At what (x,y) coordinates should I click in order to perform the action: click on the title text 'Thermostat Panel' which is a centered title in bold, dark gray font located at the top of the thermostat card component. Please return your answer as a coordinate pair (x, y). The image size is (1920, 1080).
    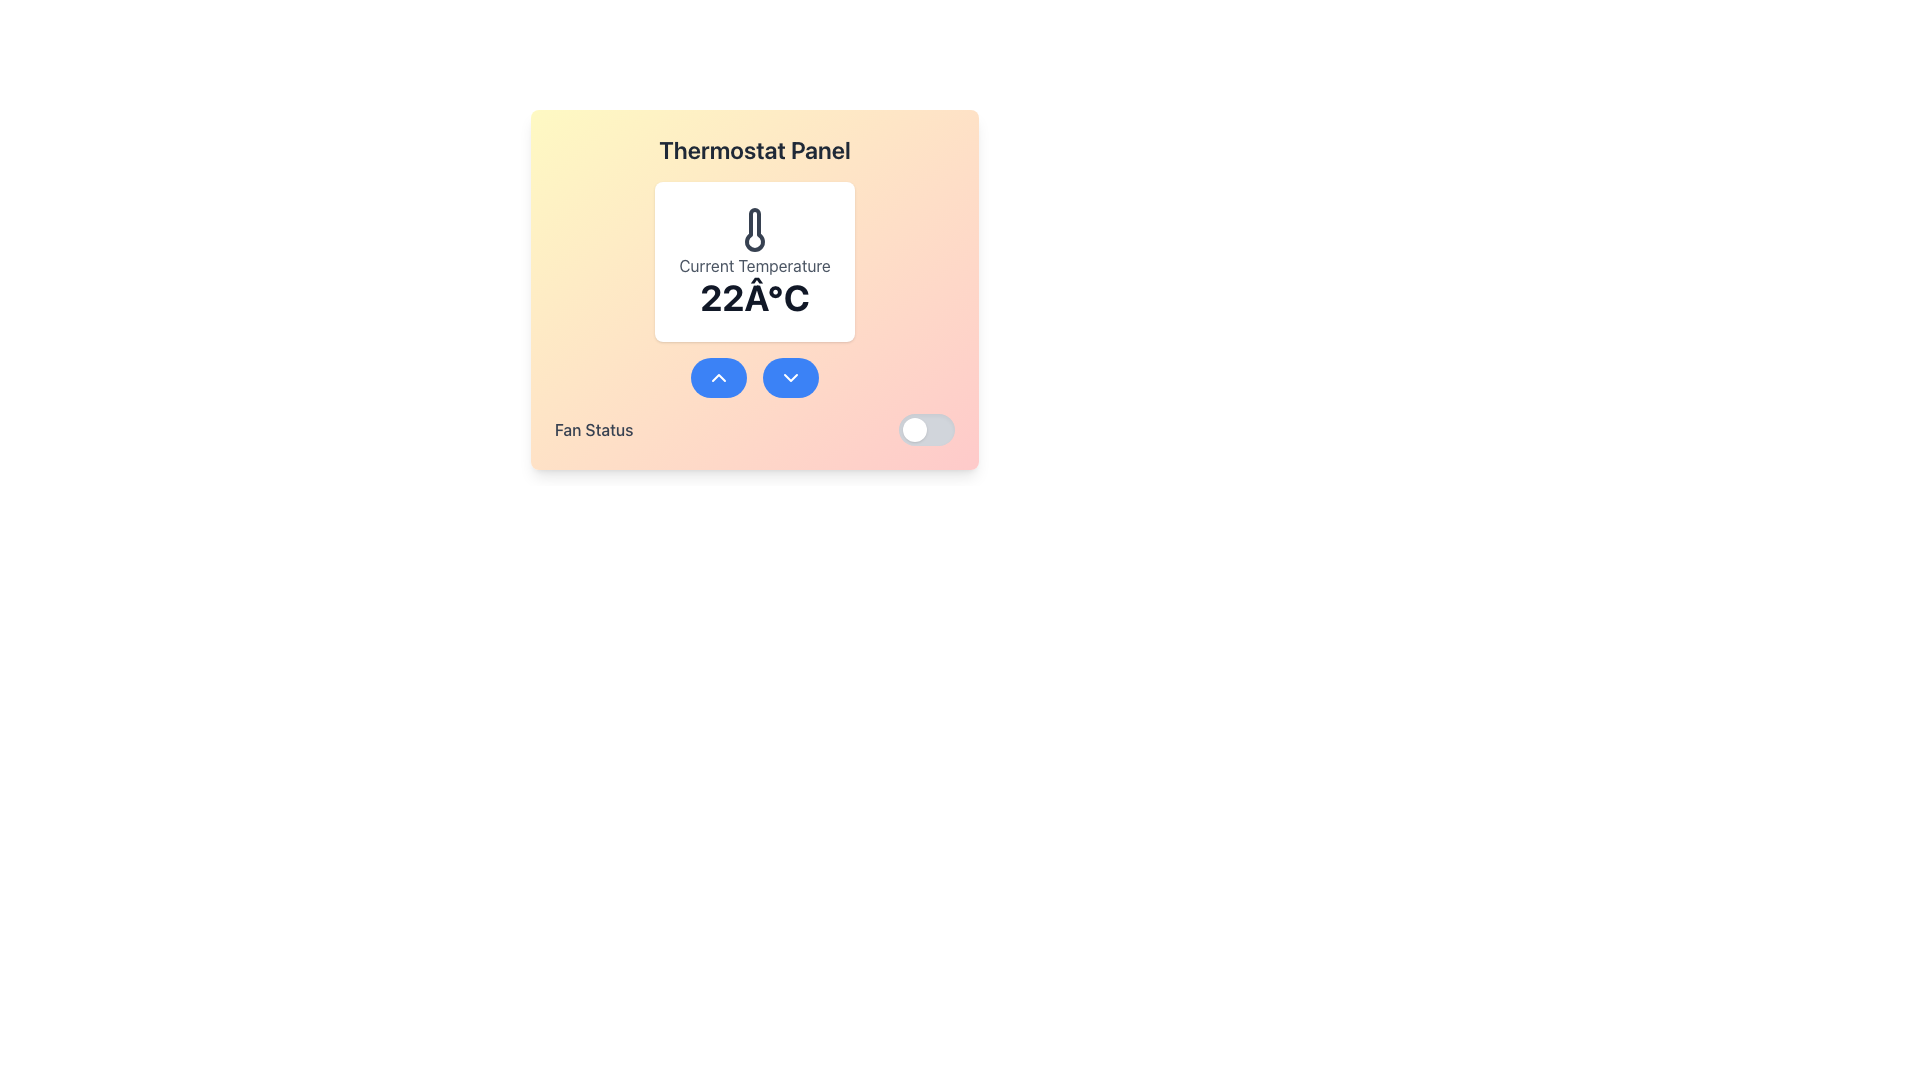
    Looking at the image, I should click on (753, 149).